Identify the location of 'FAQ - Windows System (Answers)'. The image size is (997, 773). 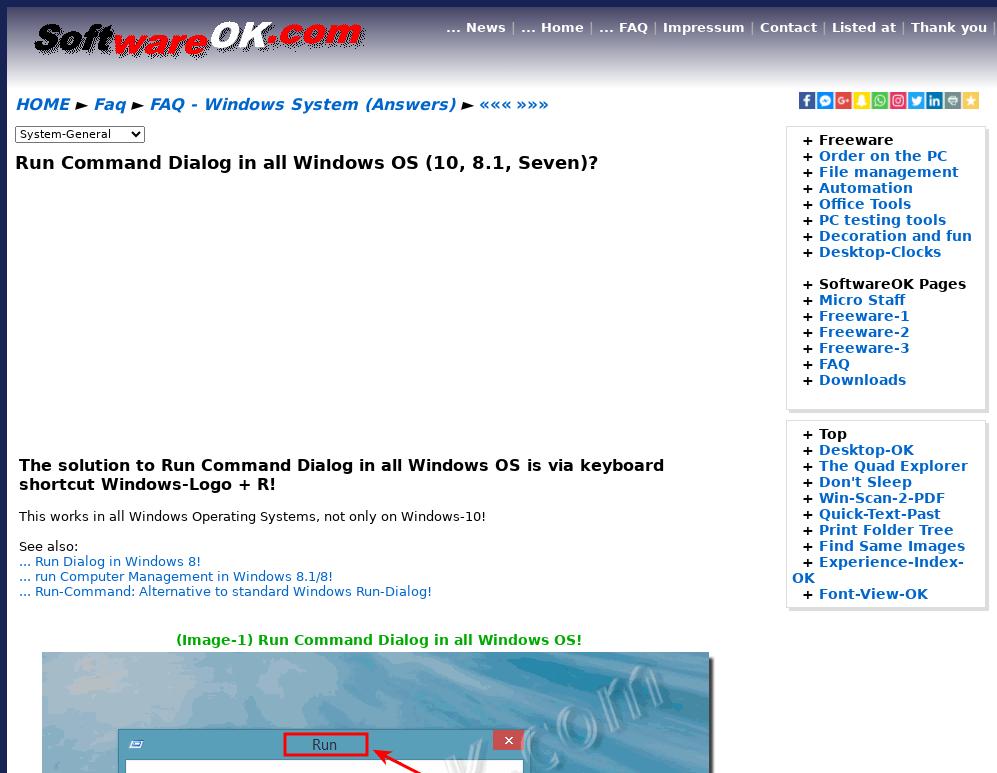
(301, 104).